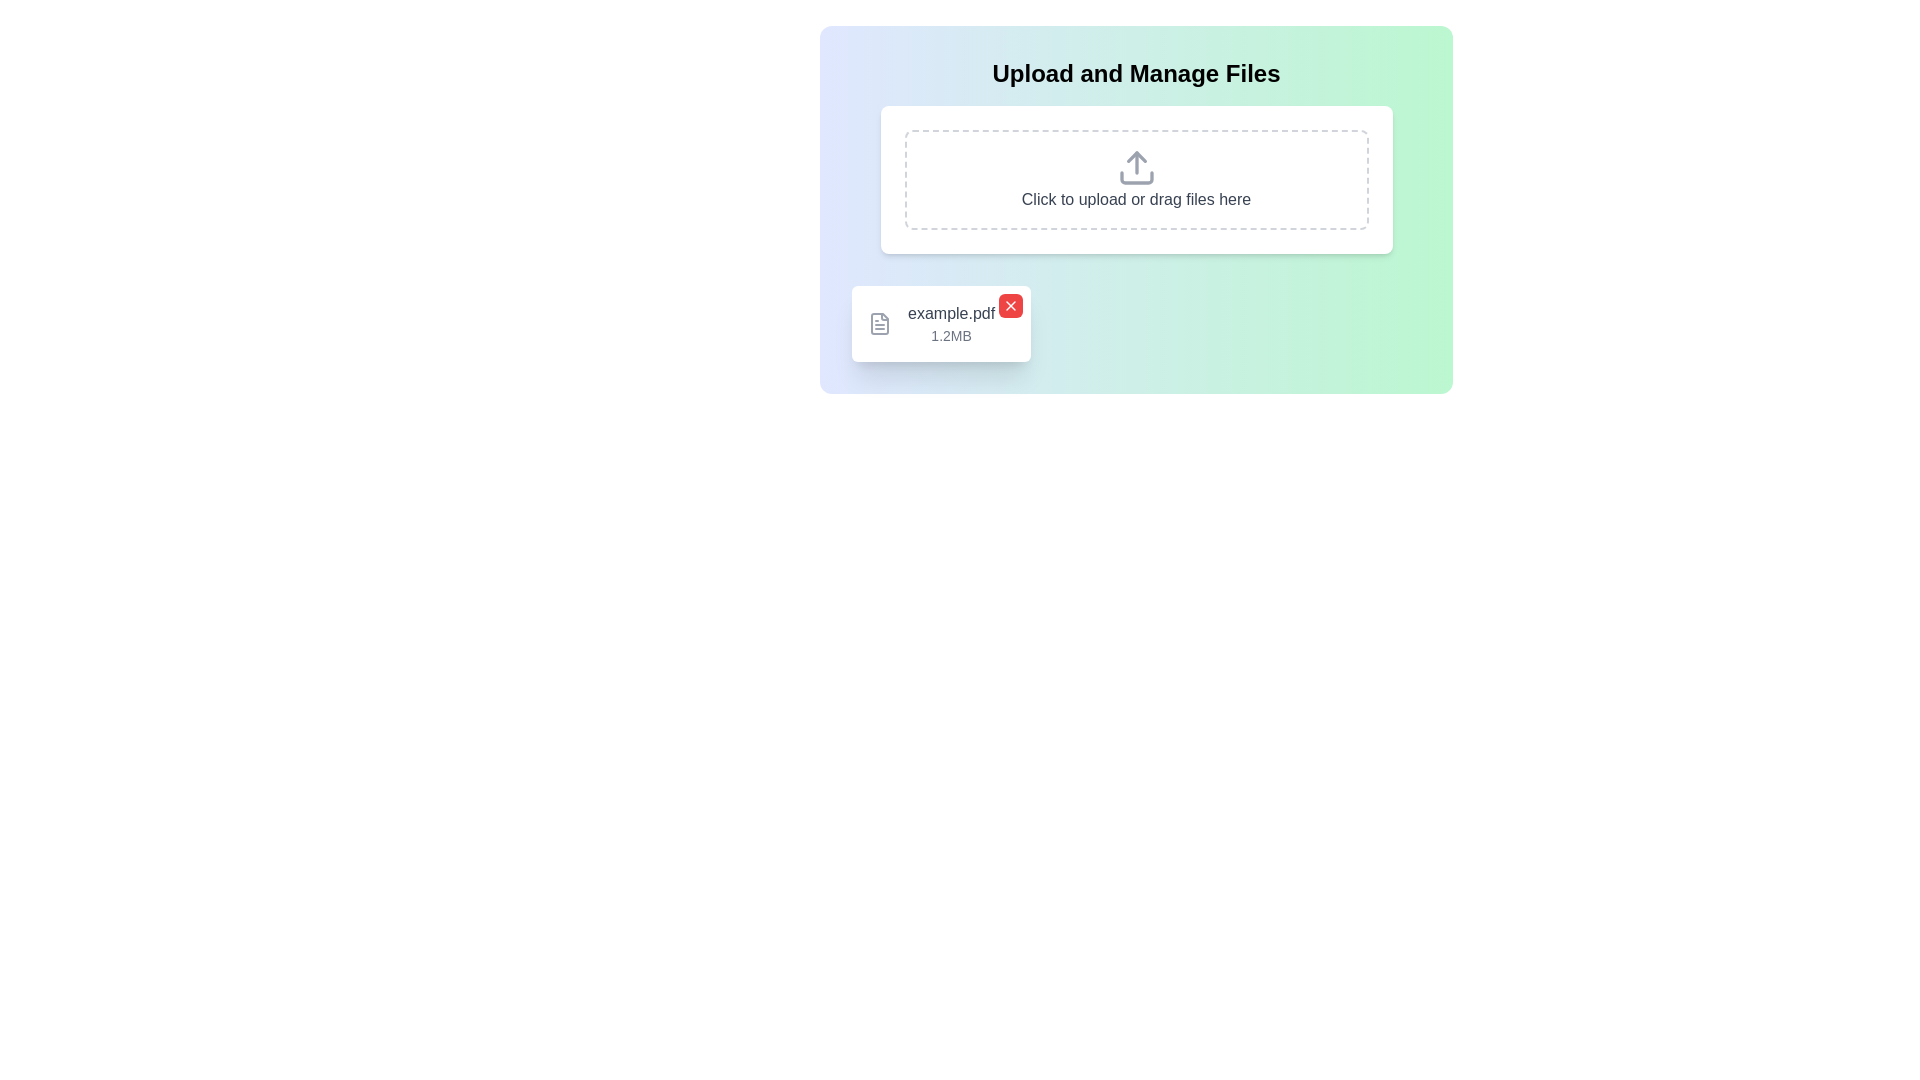  What do you see at coordinates (1136, 199) in the screenshot?
I see `the instructional text label that prompts users to click or drag files for upload, located within the dashed-bordered file upload zone` at bounding box center [1136, 199].